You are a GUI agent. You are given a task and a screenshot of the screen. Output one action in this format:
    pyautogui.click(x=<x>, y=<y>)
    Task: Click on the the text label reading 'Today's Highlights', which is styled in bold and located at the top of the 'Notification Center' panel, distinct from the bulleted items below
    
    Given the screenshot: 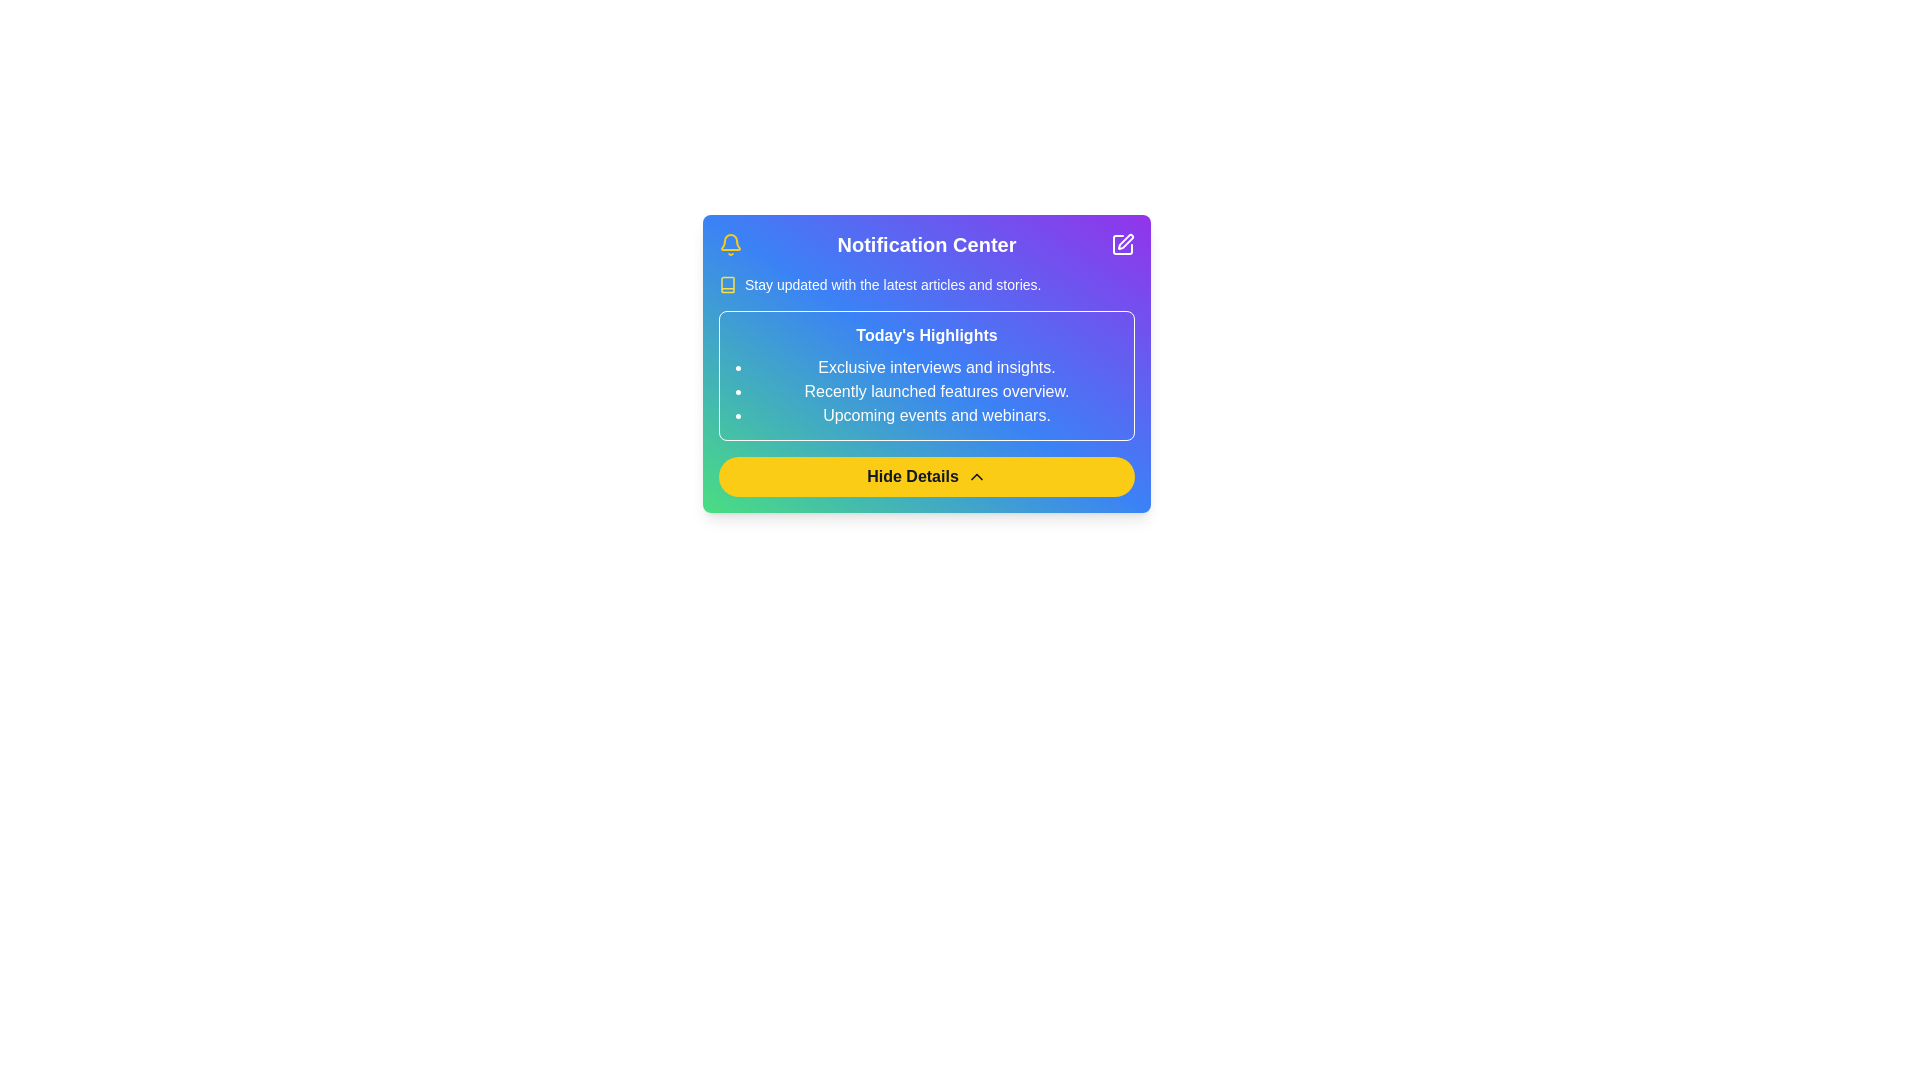 What is the action you would take?
    pyautogui.click(x=925, y=334)
    